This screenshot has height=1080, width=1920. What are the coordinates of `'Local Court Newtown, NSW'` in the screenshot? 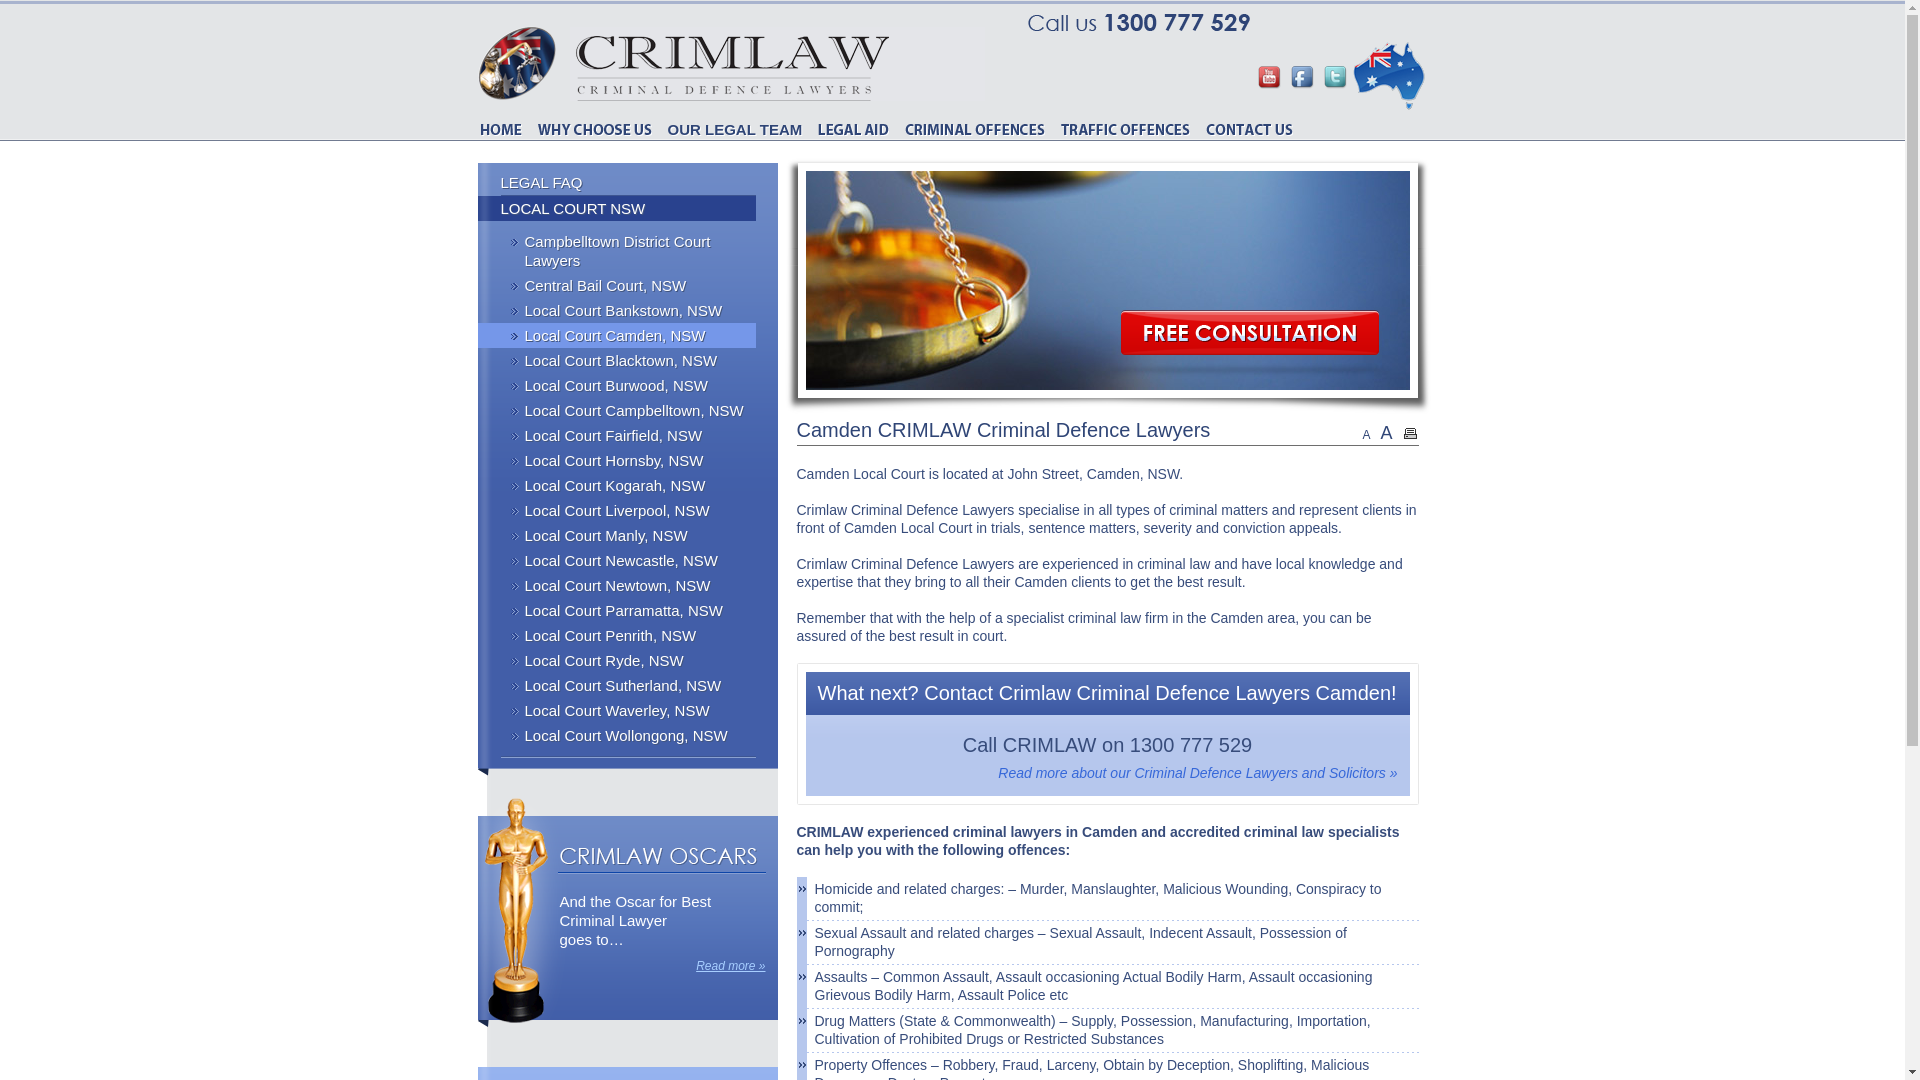 It's located at (616, 585).